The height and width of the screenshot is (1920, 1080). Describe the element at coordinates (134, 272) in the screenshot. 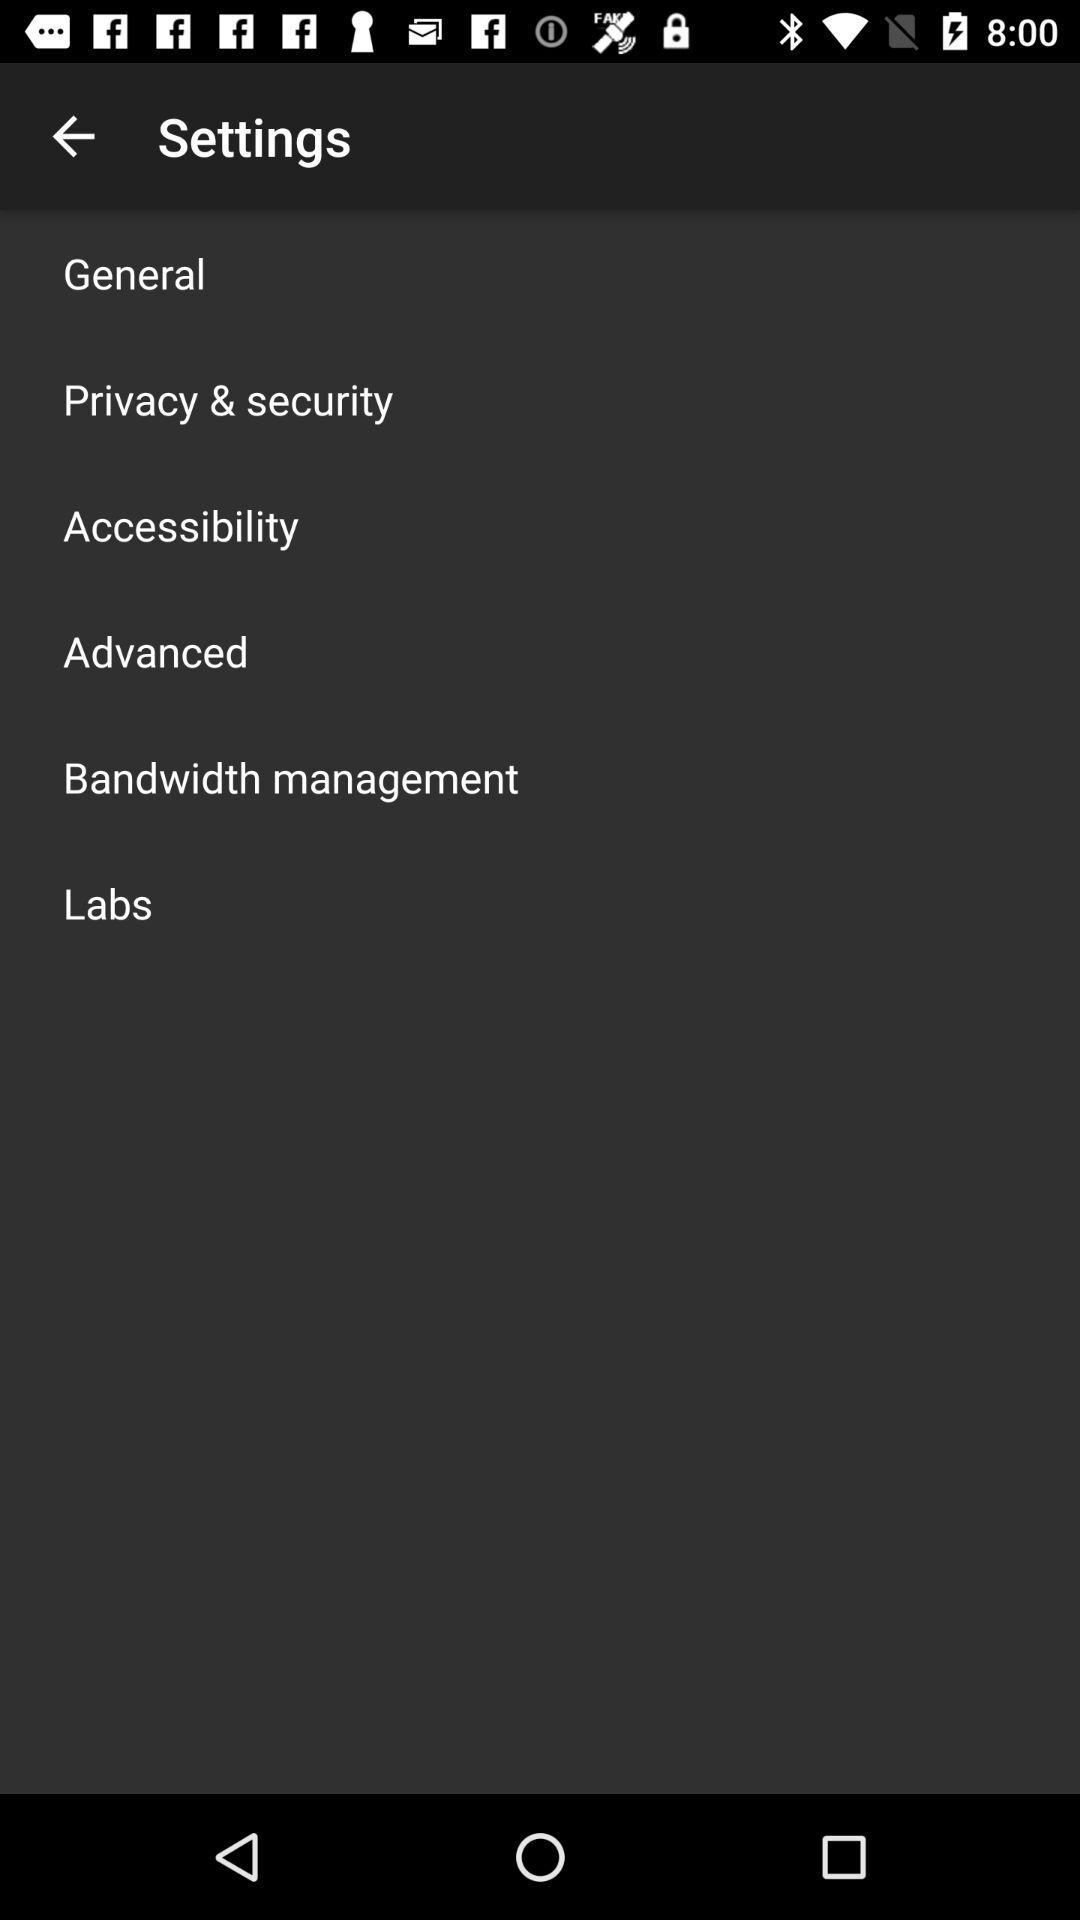

I see `general` at that location.